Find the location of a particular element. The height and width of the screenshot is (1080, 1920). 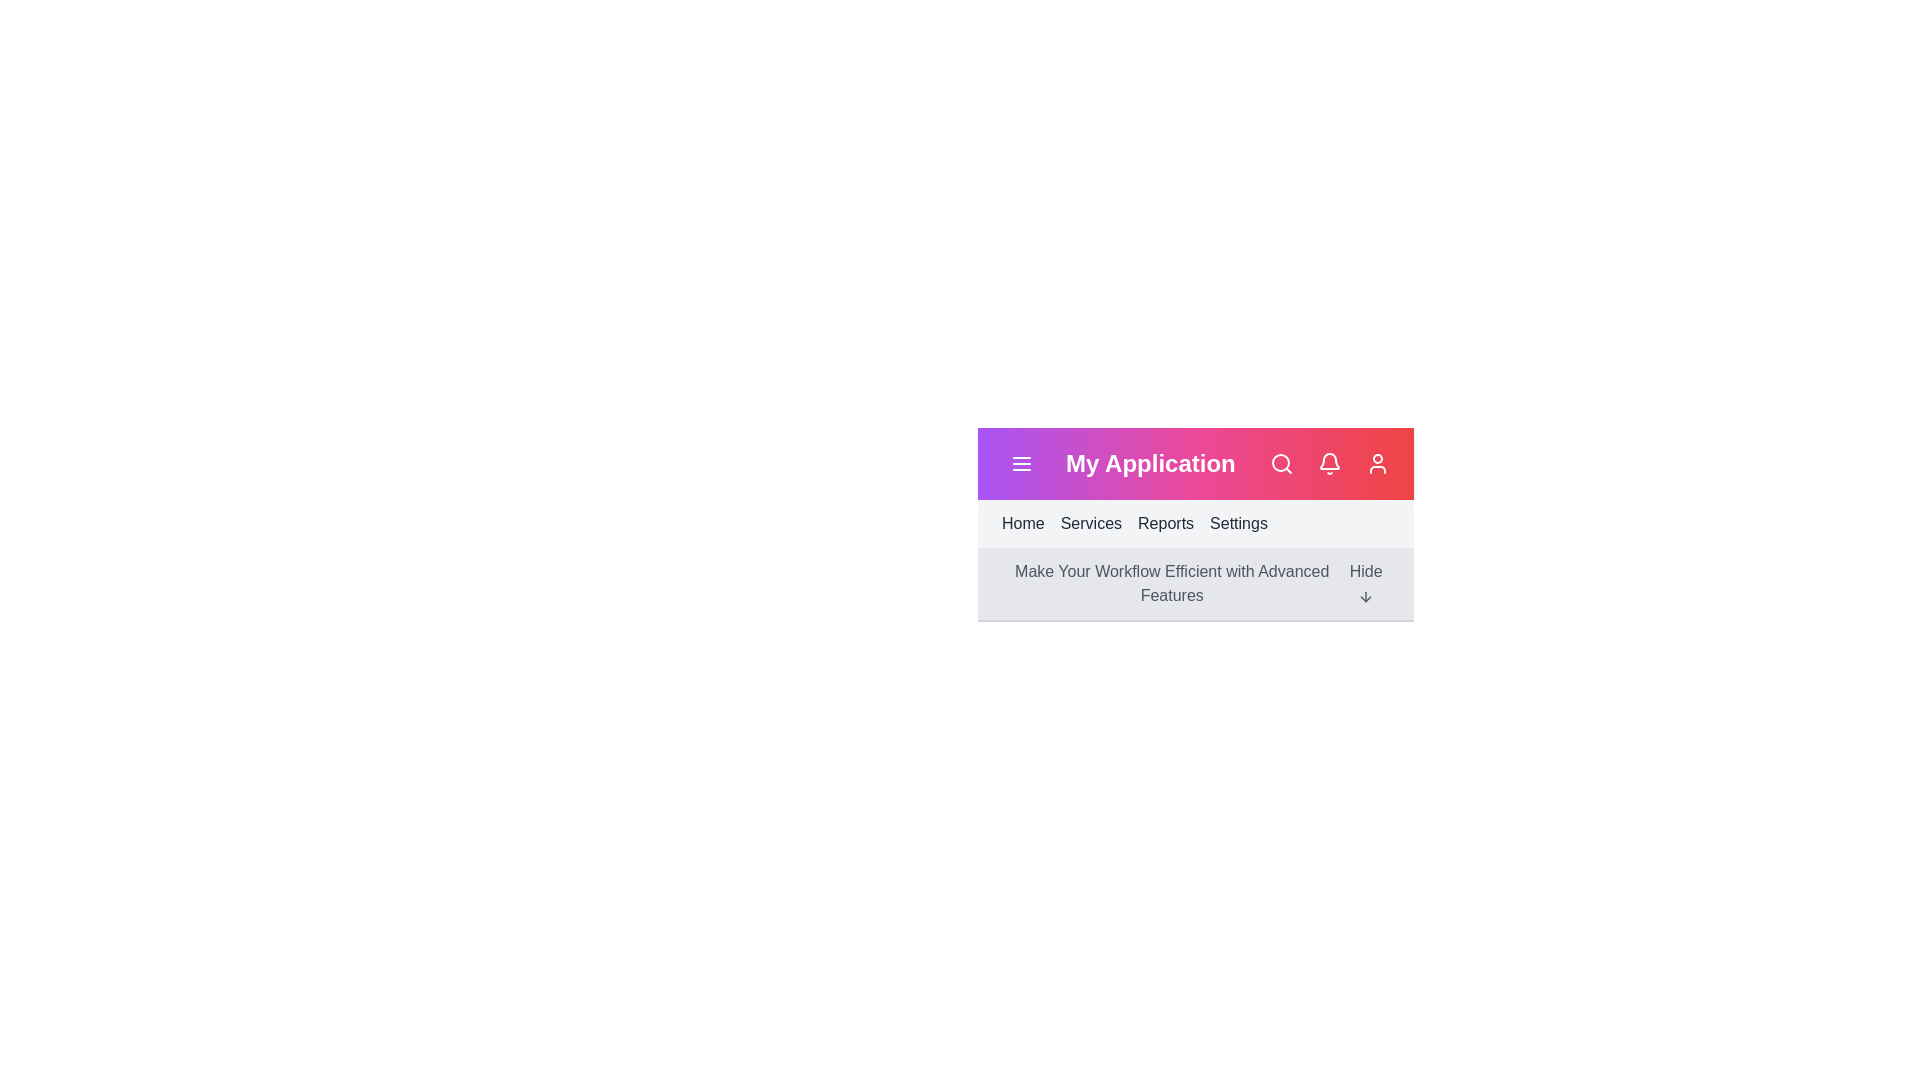

the menu button to toggle the menu visibility is located at coordinates (1022, 463).